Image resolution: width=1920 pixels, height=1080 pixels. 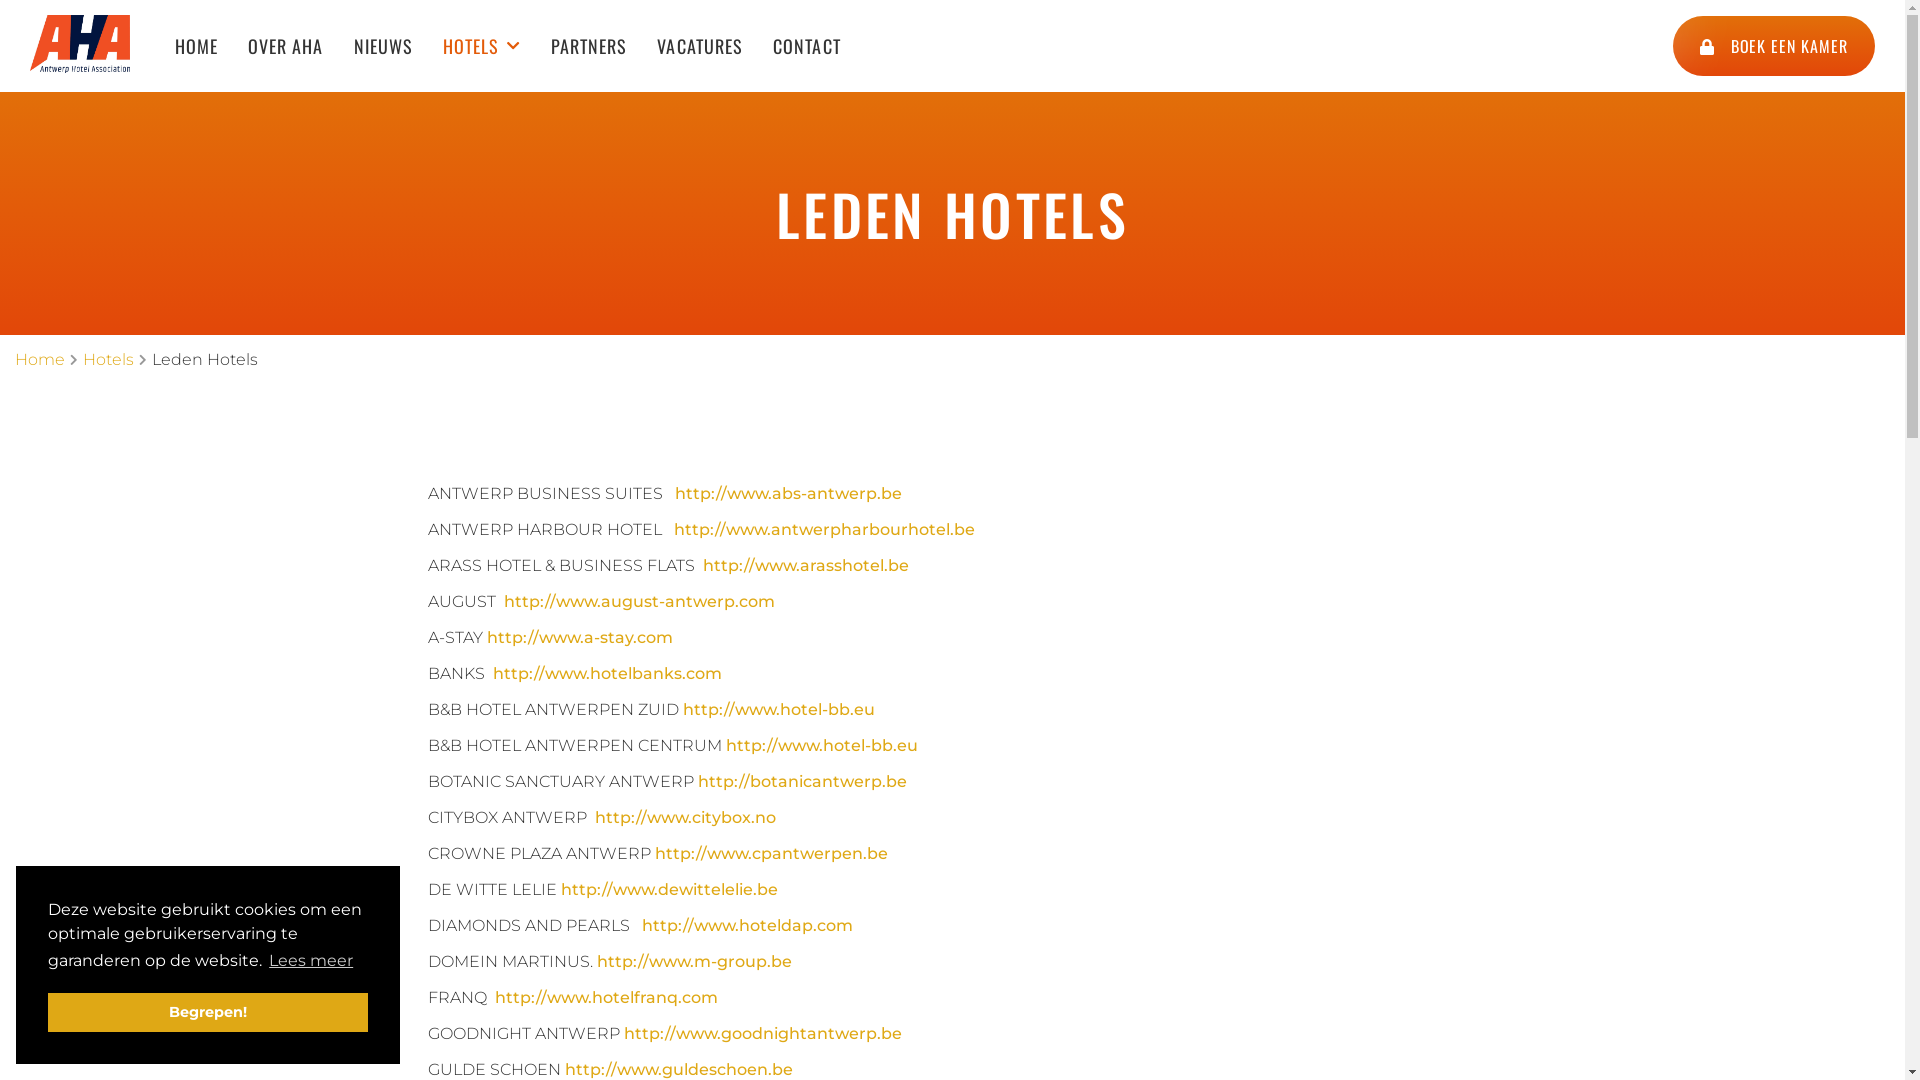 What do you see at coordinates (668, 888) in the screenshot?
I see `'http://www.dewittelelie.be'` at bounding box center [668, 888].